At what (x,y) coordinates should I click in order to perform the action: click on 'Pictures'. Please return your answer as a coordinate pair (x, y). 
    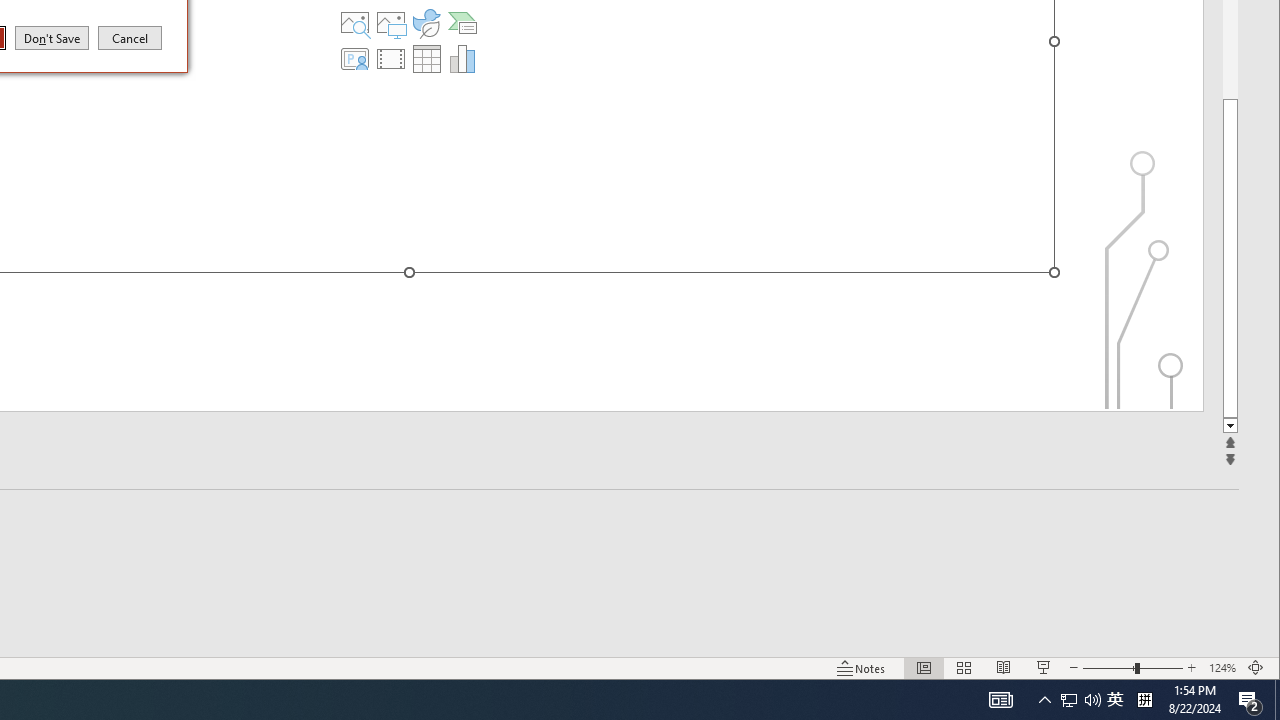
    Looking at the image, I should click on (391, 23).